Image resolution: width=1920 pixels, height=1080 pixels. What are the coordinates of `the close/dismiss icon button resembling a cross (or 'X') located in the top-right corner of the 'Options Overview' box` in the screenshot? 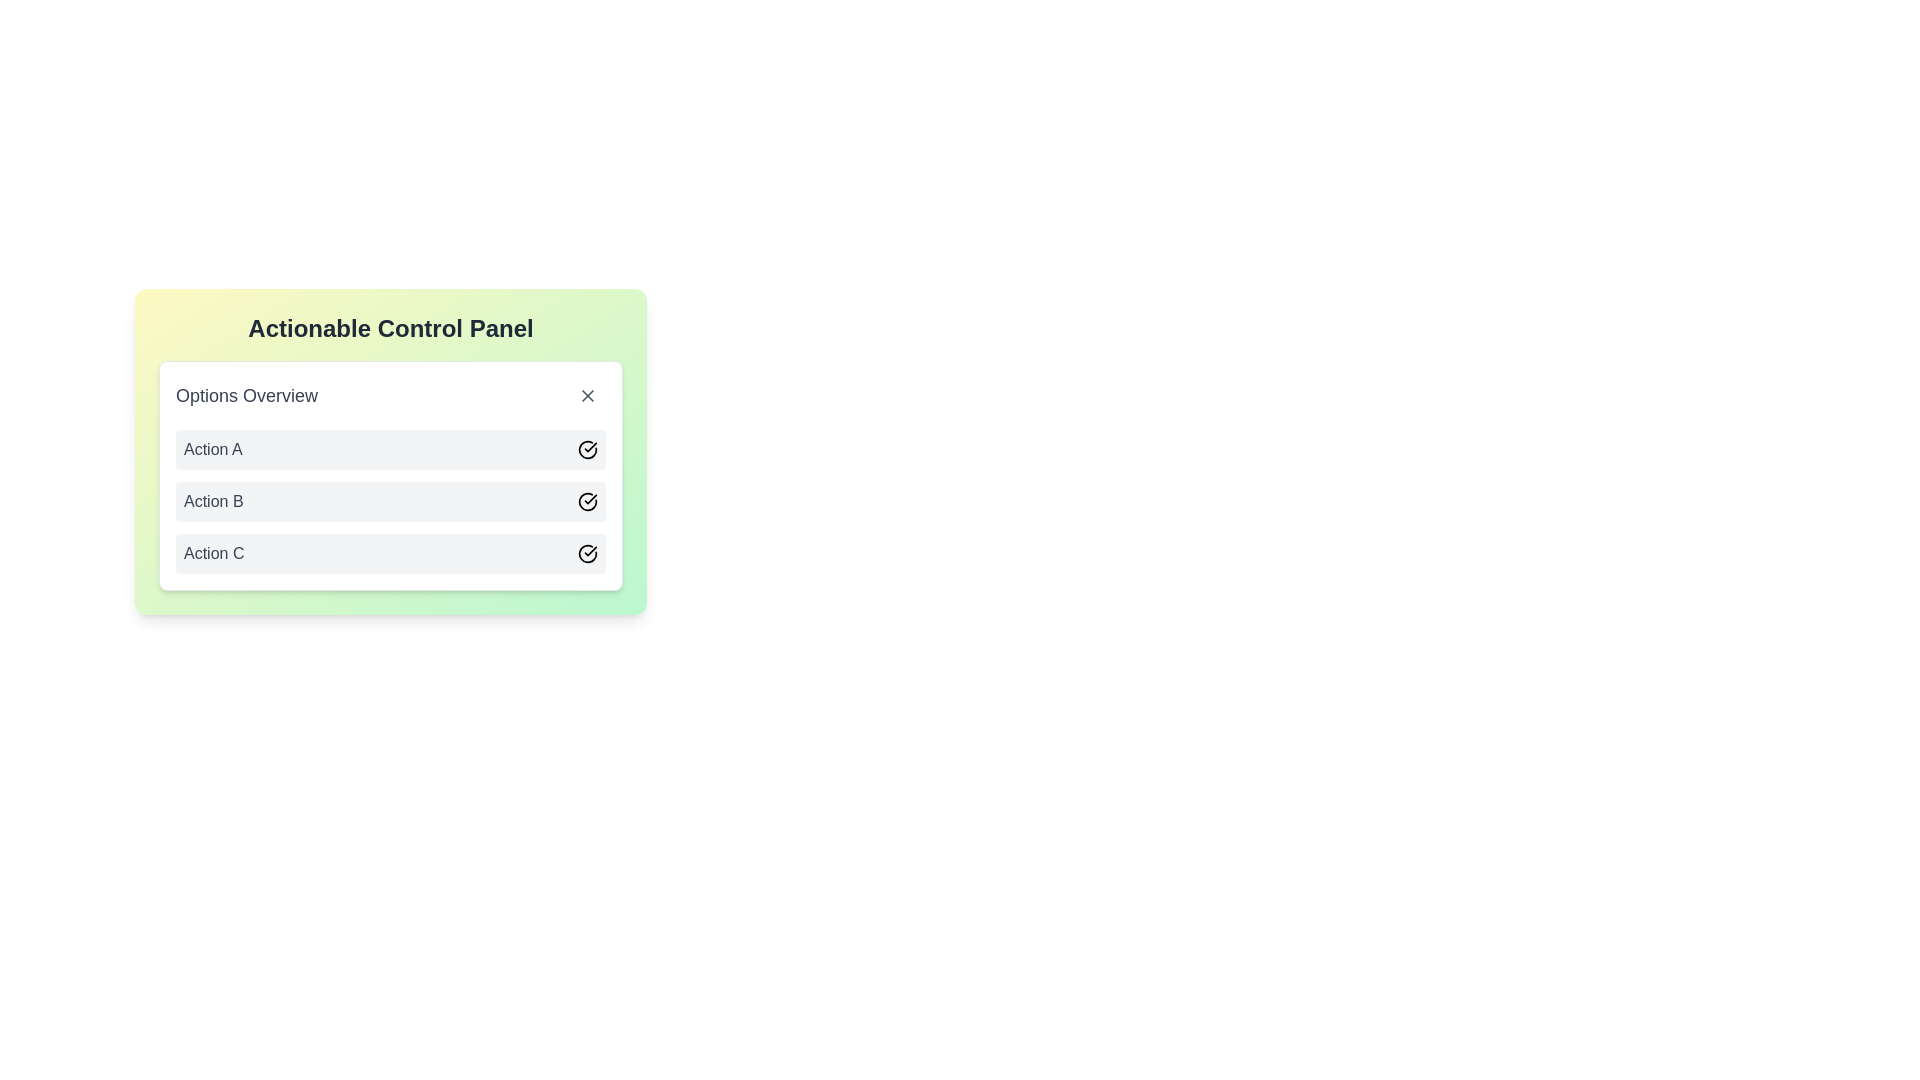 It's located at (587, 396).